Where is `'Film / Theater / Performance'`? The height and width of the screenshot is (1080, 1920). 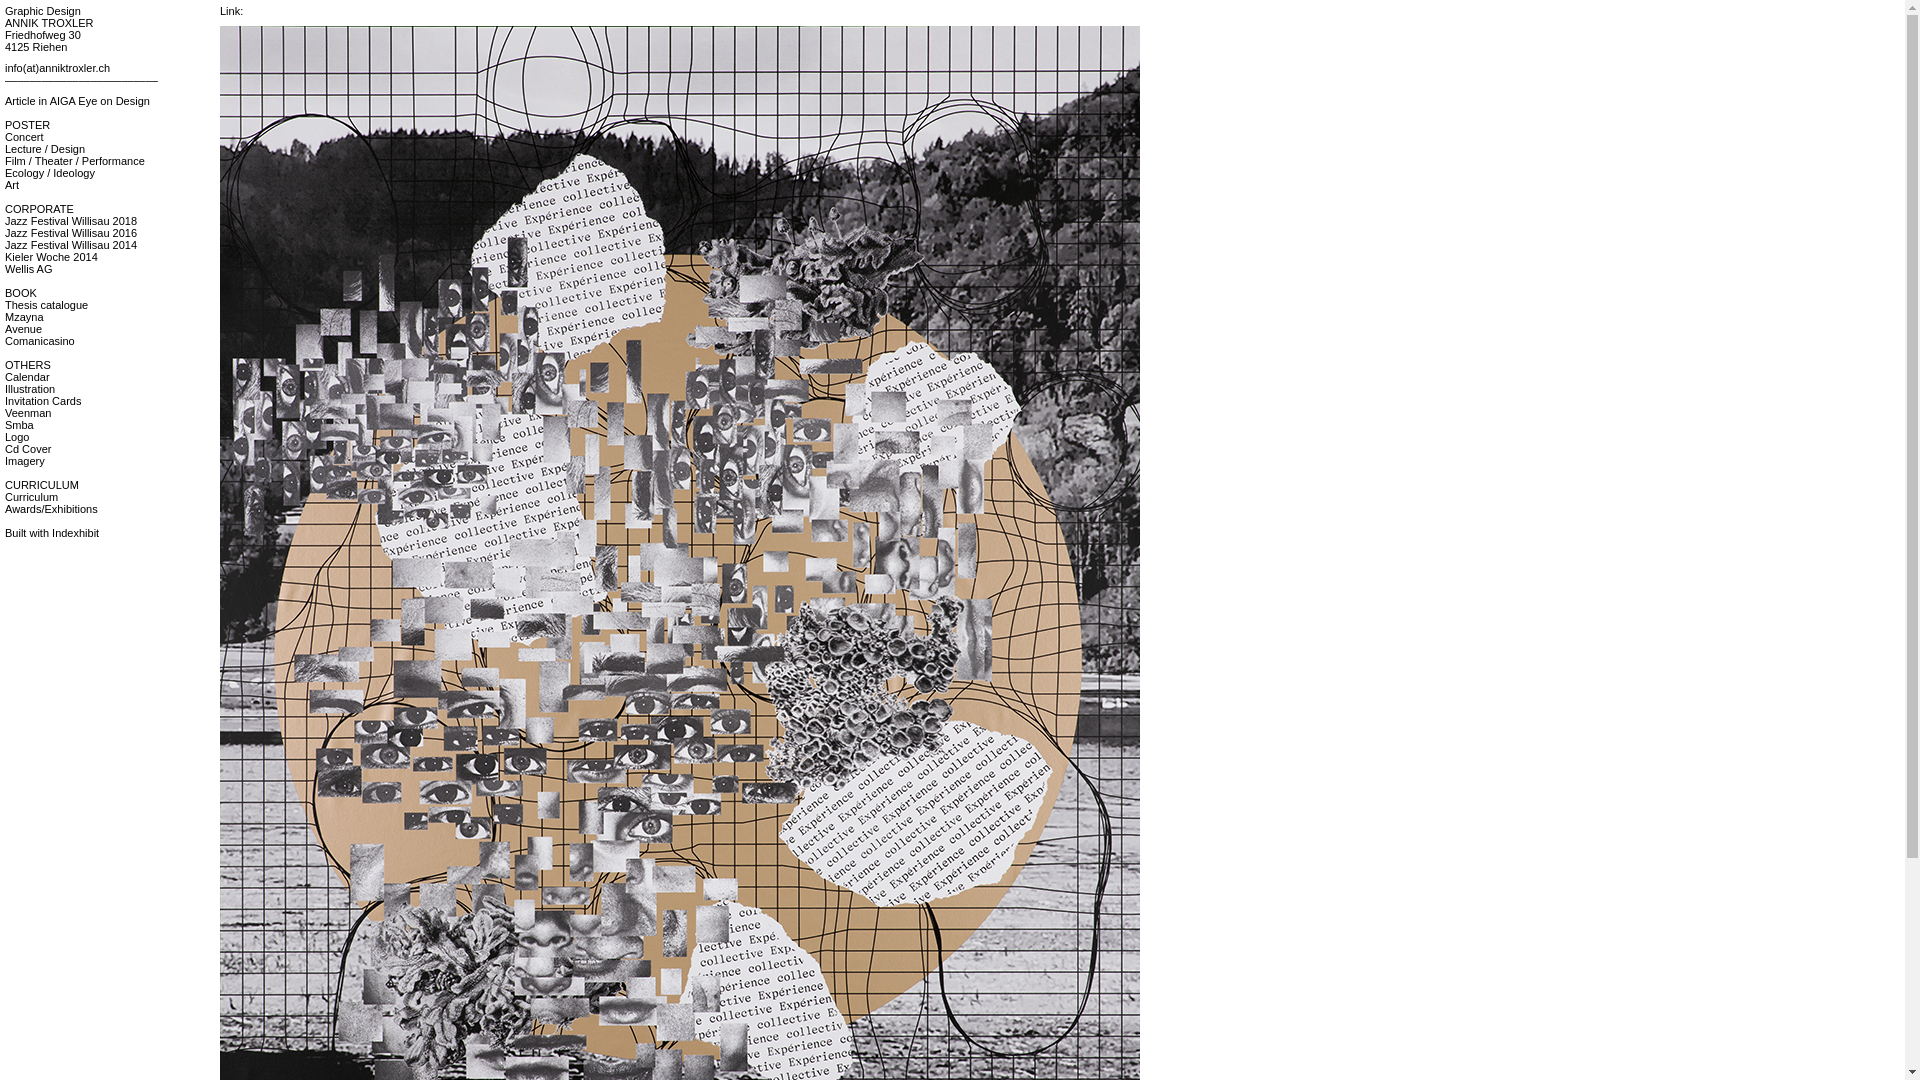 'Film / Theater / Performance' is located at coordinates (4, 160).